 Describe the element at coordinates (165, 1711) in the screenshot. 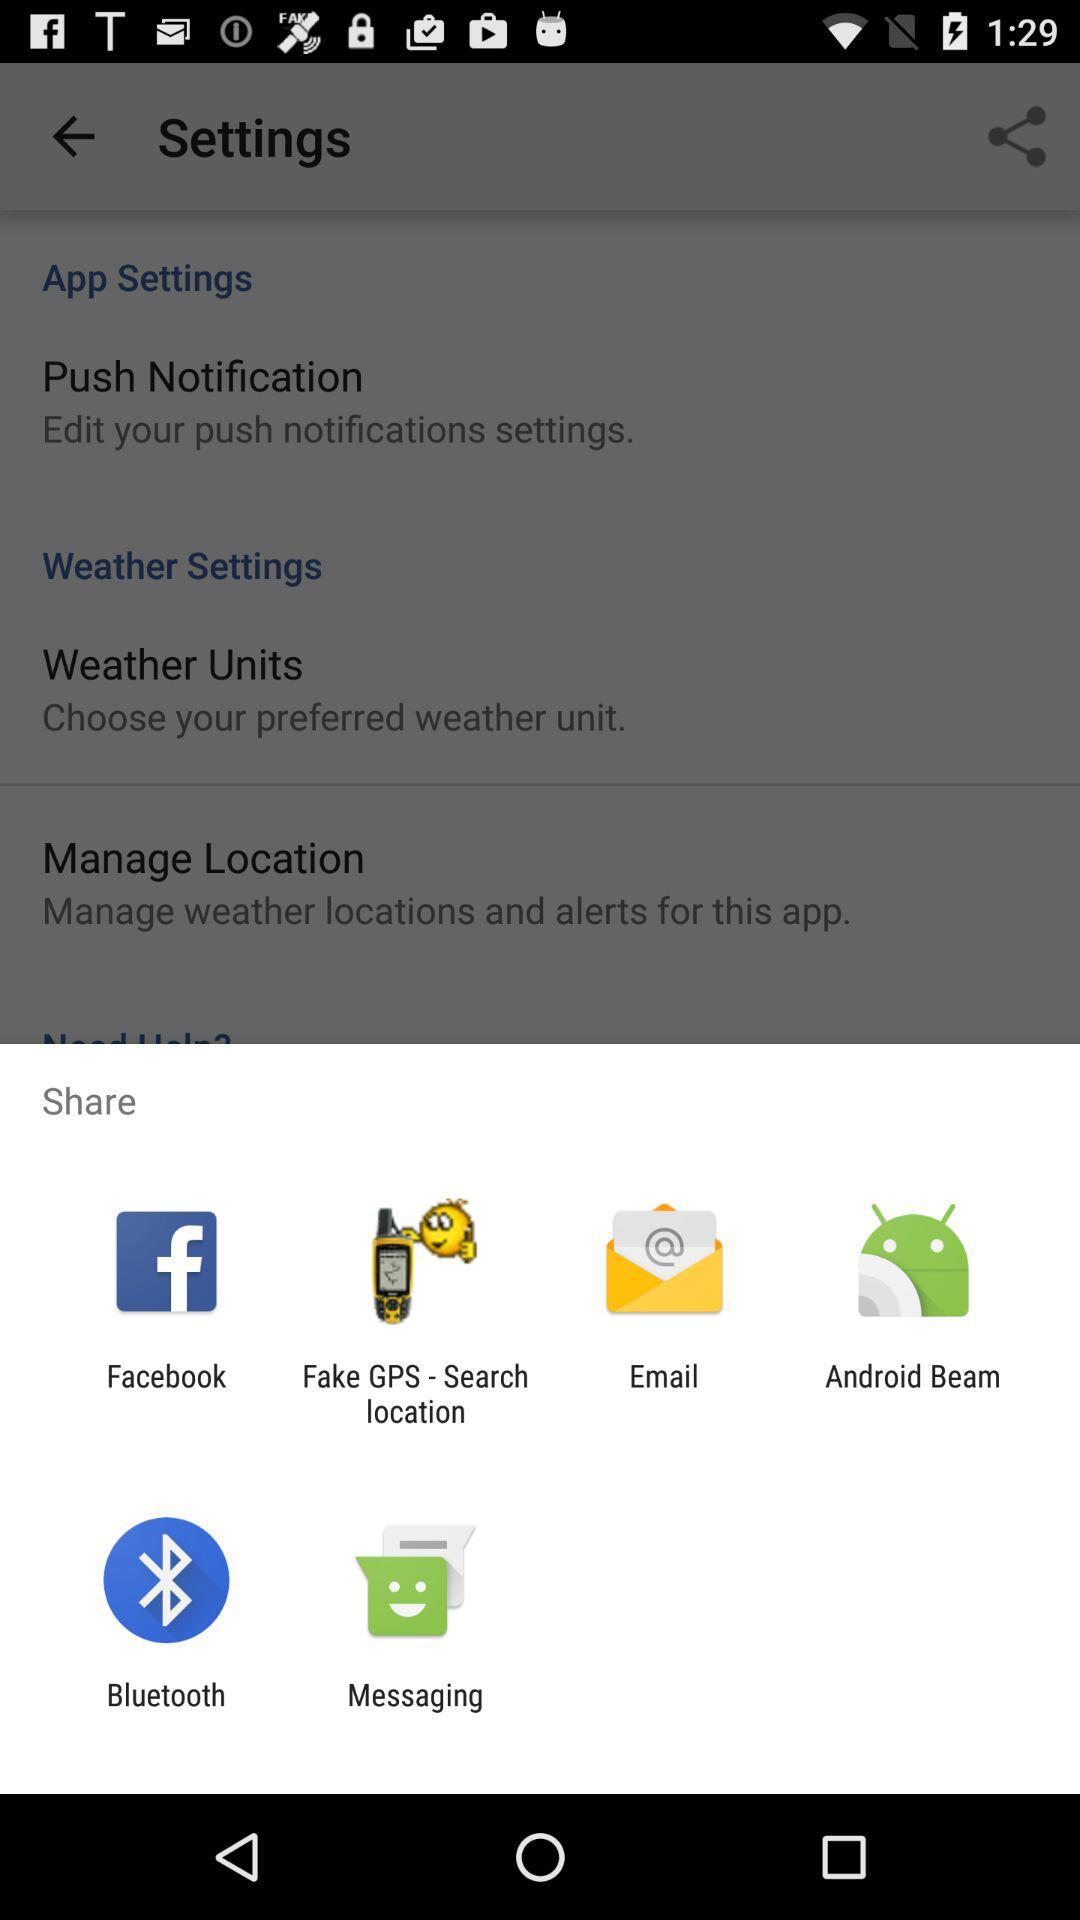

I see `the icon to the left of messaging icon` at that location.